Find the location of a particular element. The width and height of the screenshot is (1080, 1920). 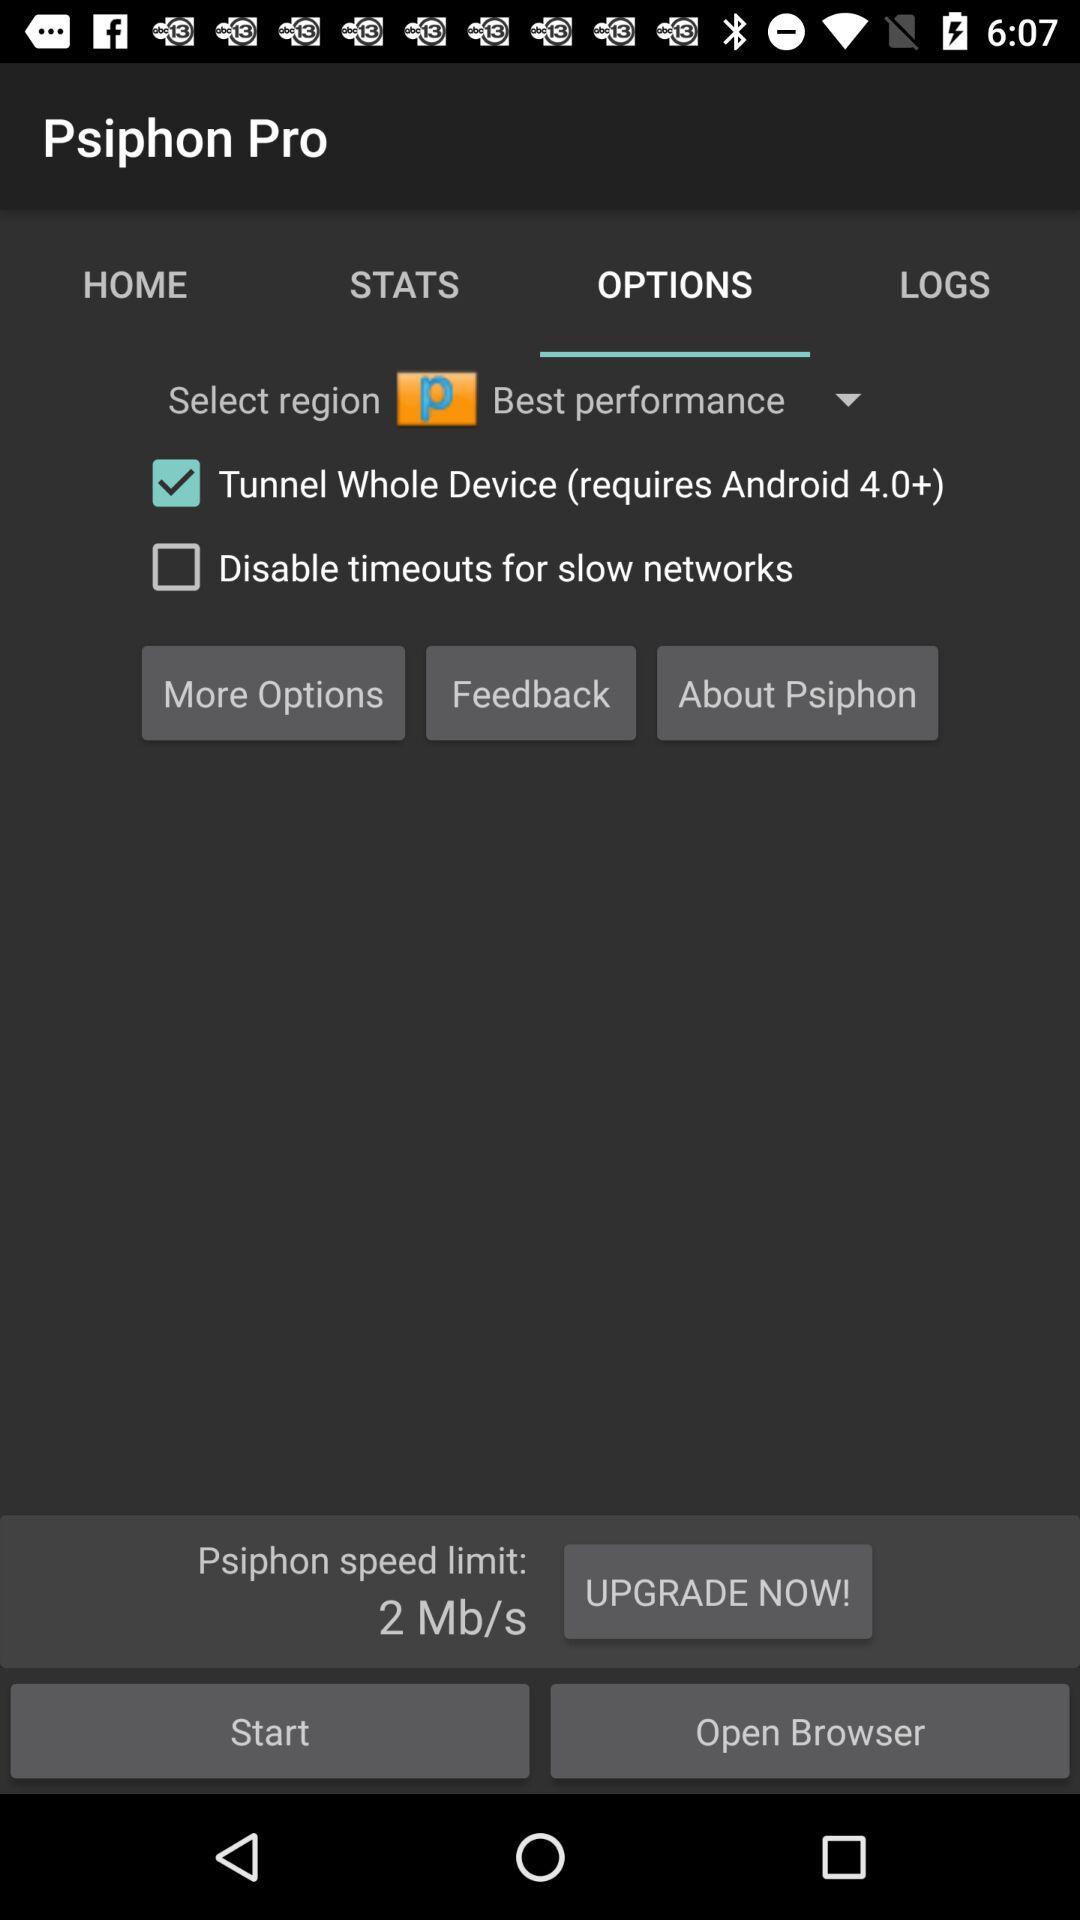

the text below the tunnel whole devicesrequires android 40 is located at coordinates (463, 565).